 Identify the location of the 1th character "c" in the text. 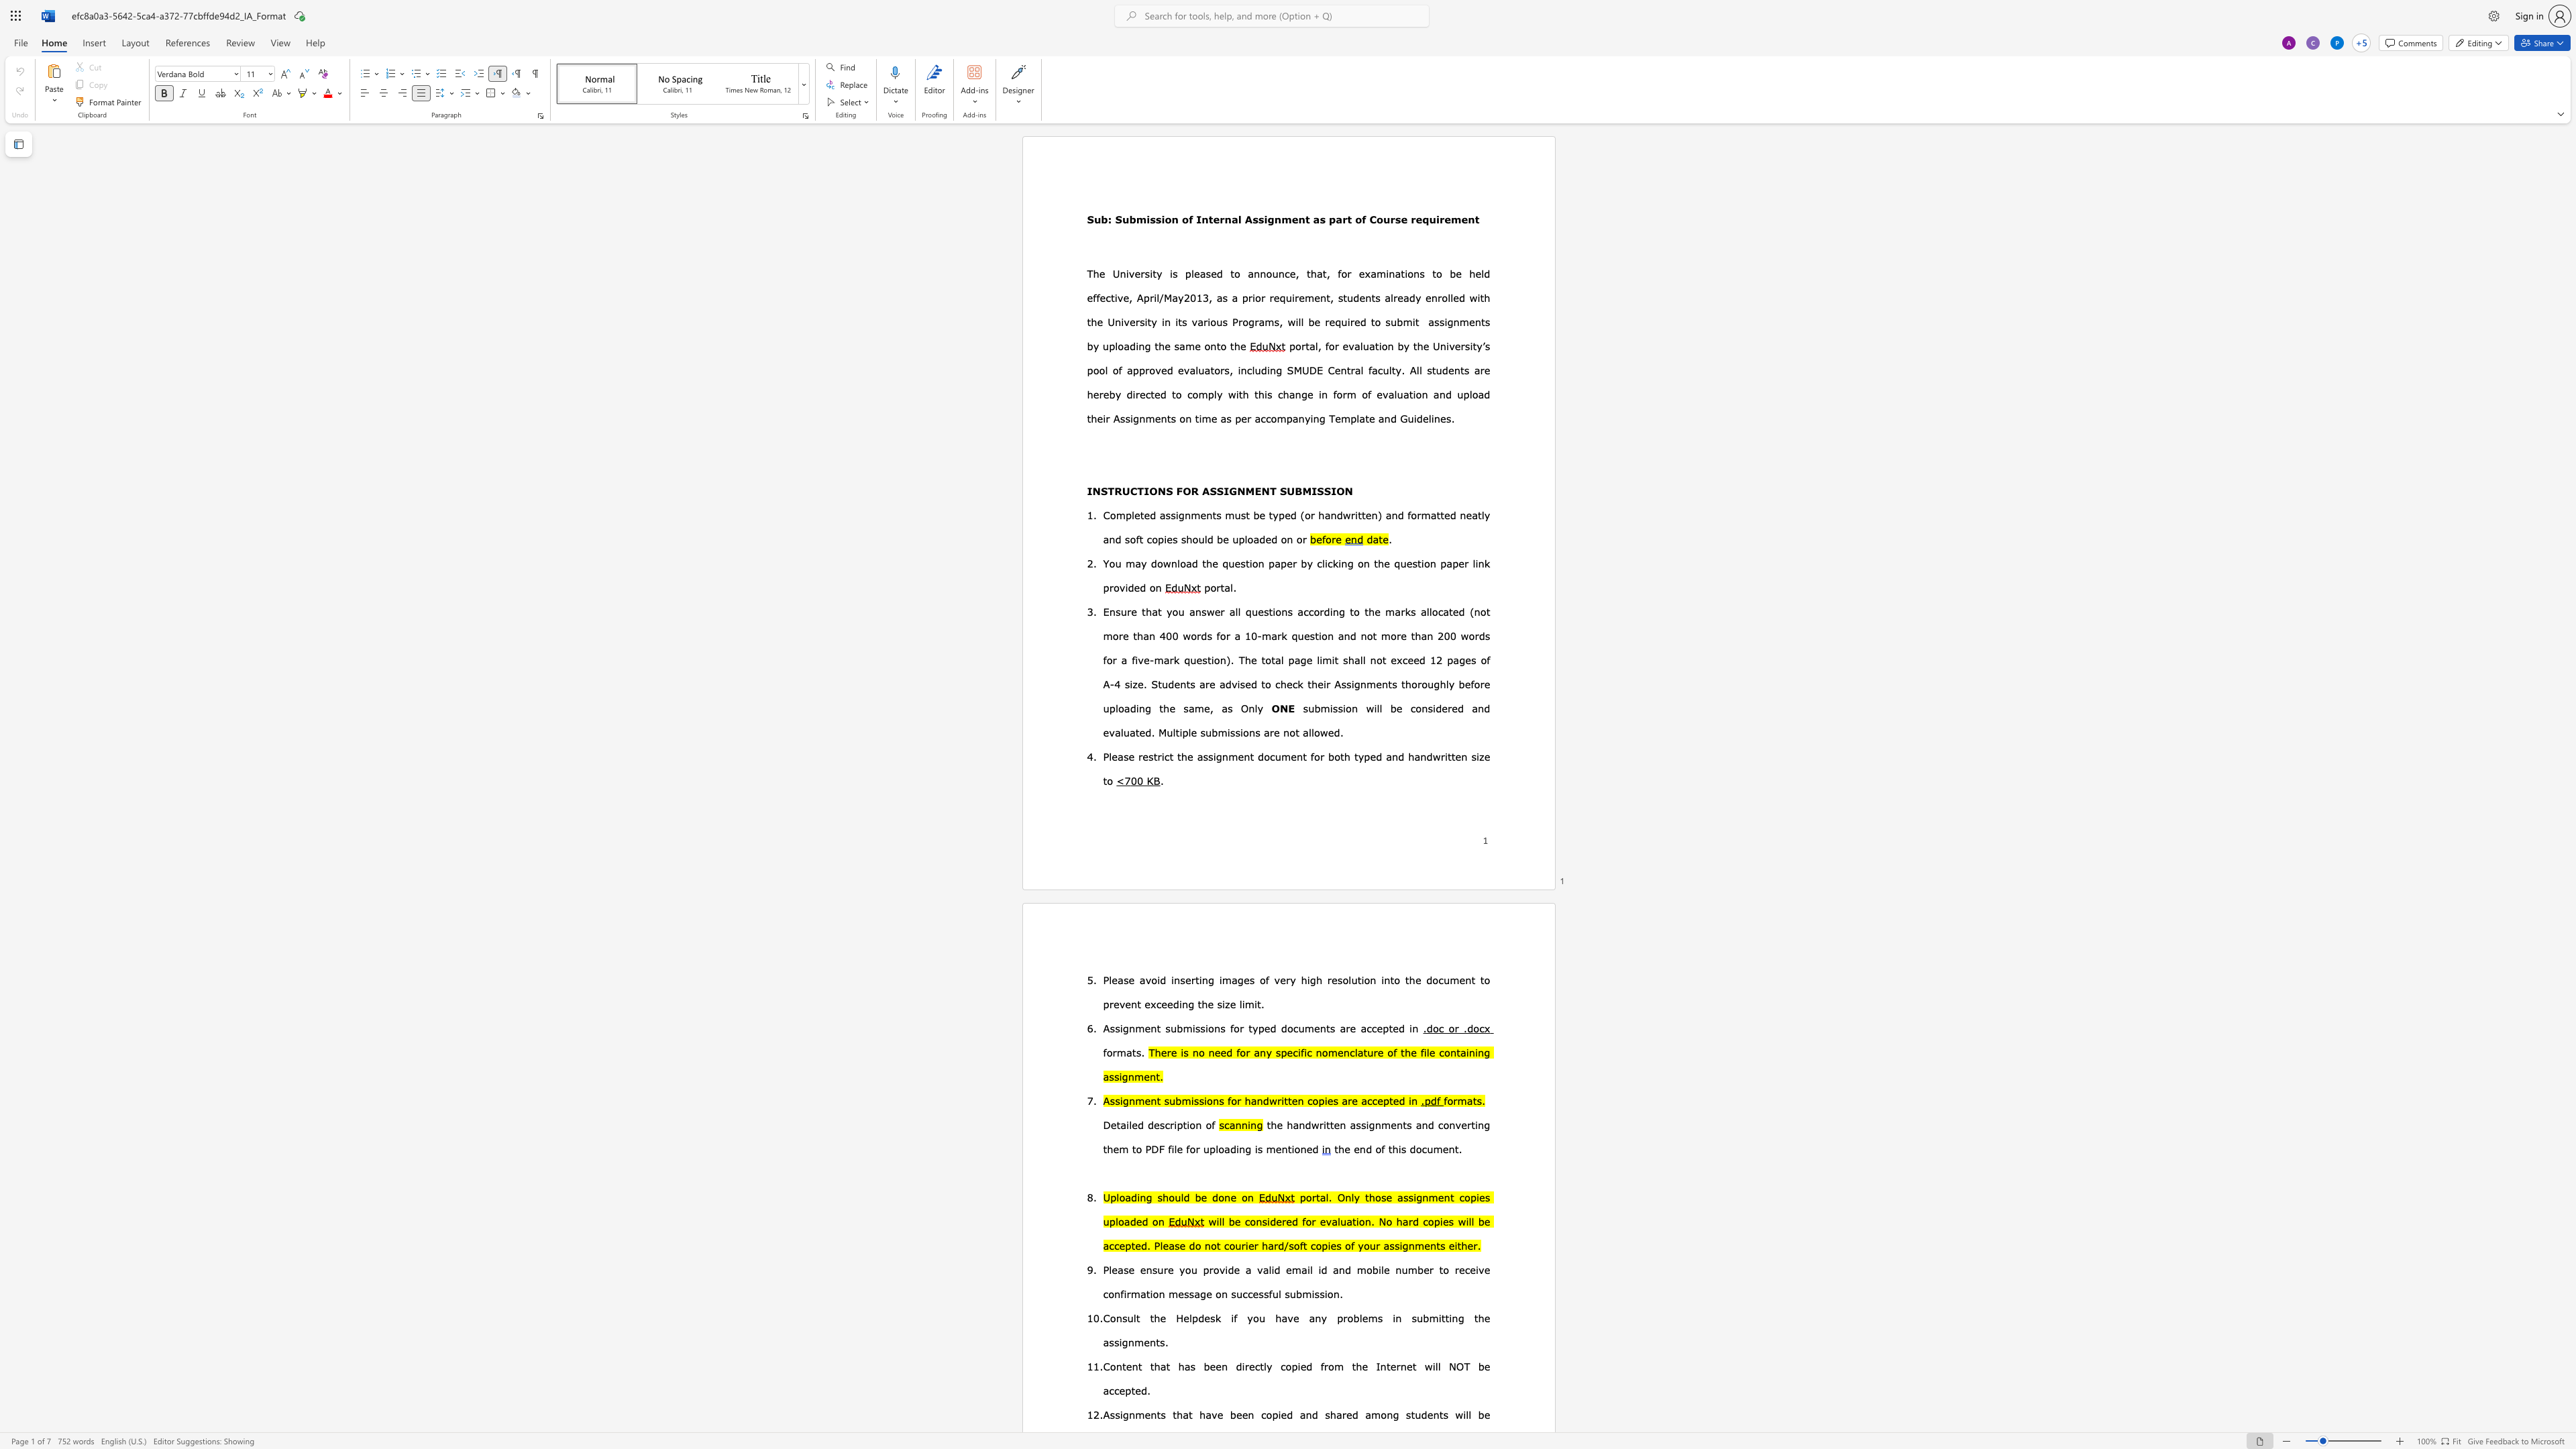
(1285, 272).